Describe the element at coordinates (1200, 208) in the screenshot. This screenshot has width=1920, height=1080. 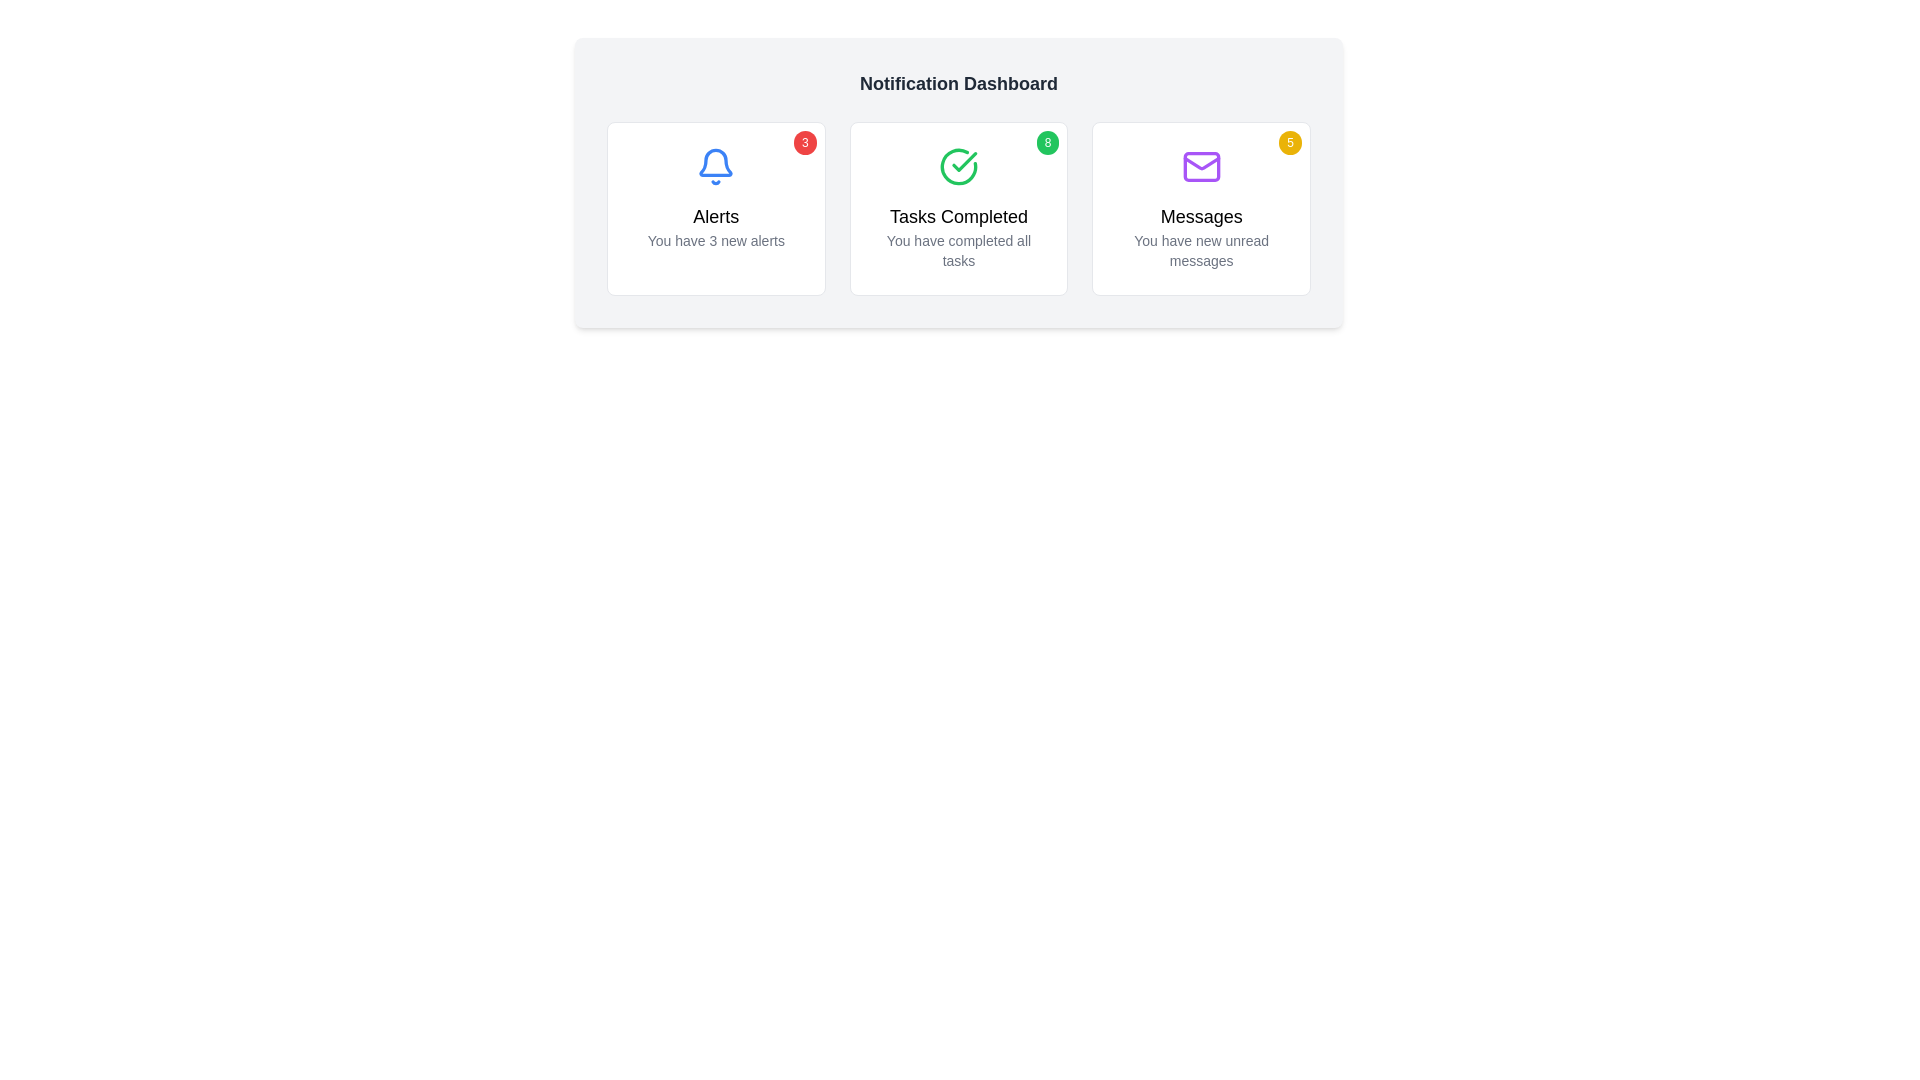
I see `the unread messages summary card located in the top-right area of the grid, which is the third card from the left after the 'Tasks Completed' card` at that location.